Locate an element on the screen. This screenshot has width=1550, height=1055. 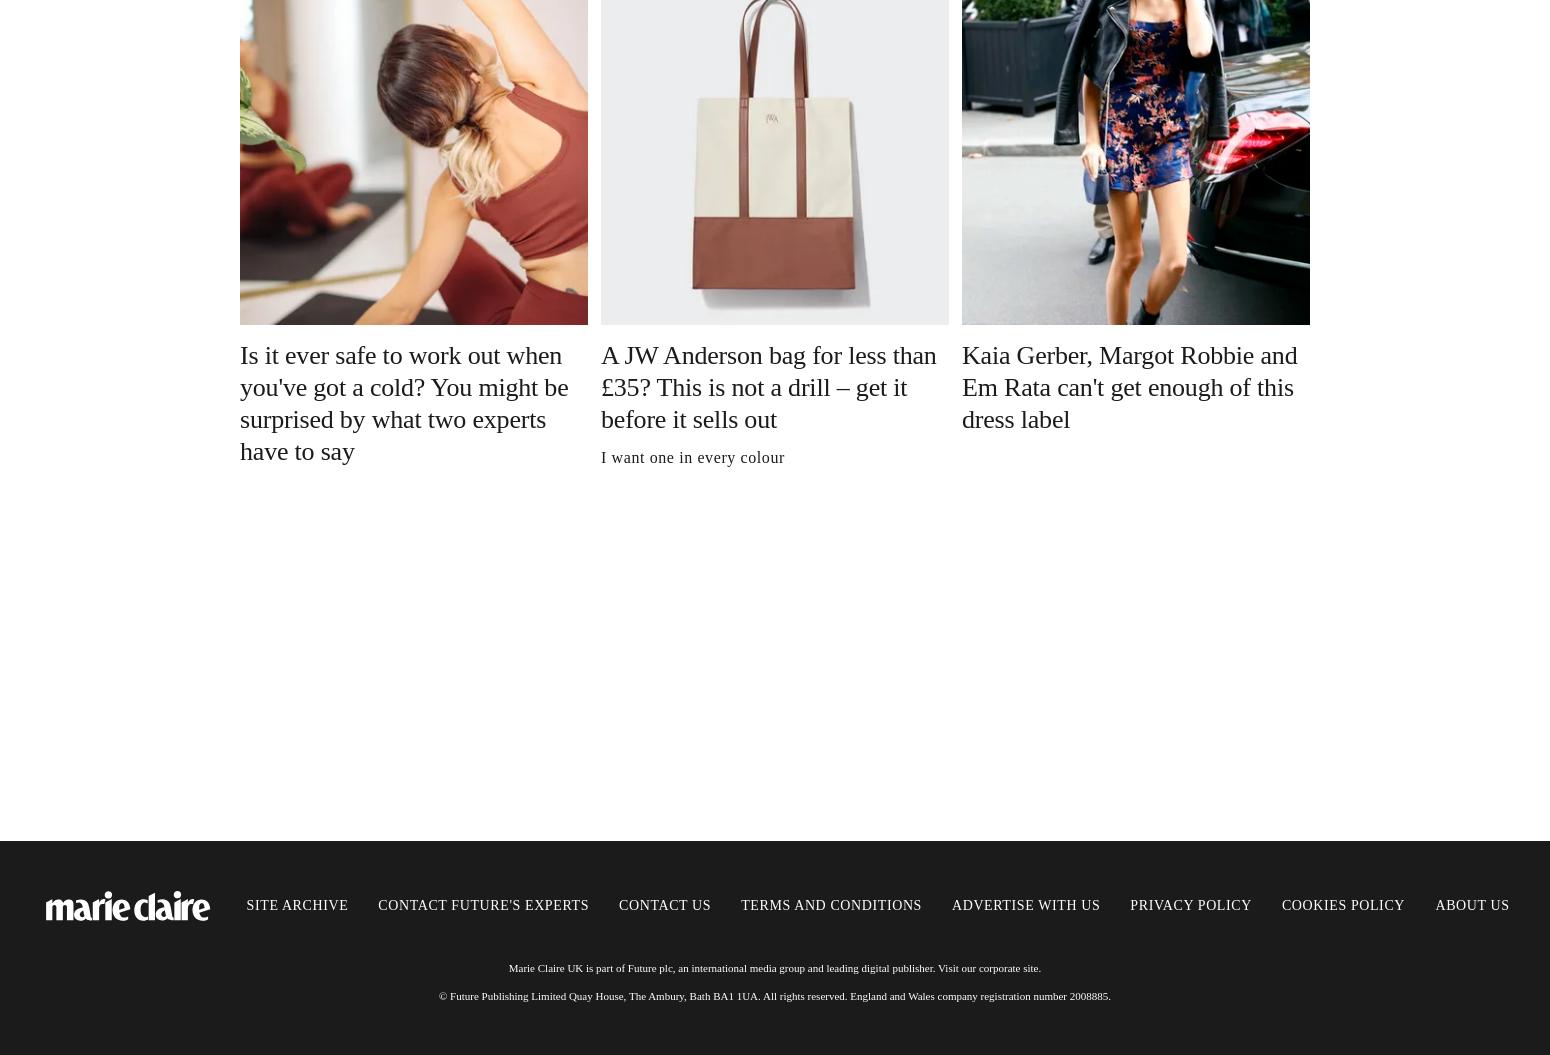
'.' is located at coordinates (1039, 967).